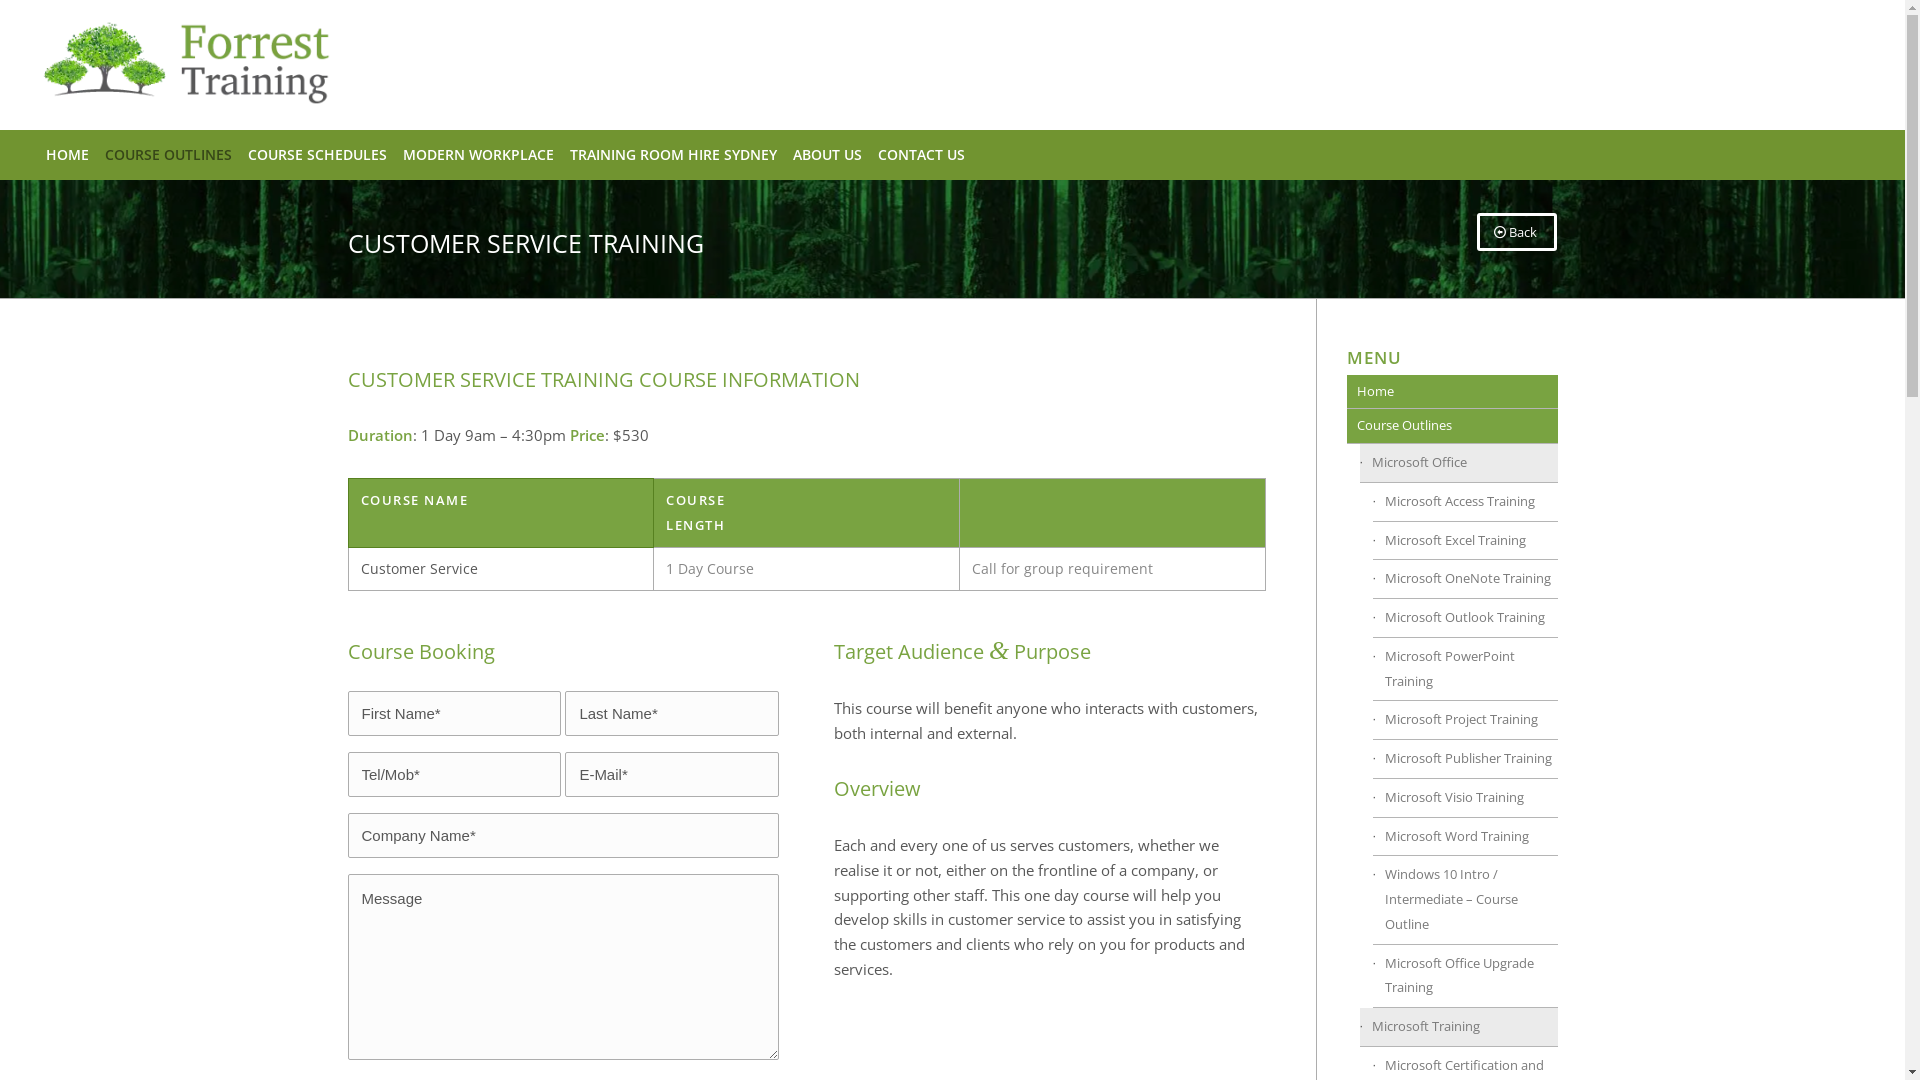 The width and height of the screenshot is (1920, 1080). What do you see at coordinates (1464, 720) in the screenshot?
I see `'Microsoft Project Training'` at bounding box center [1464, 720].